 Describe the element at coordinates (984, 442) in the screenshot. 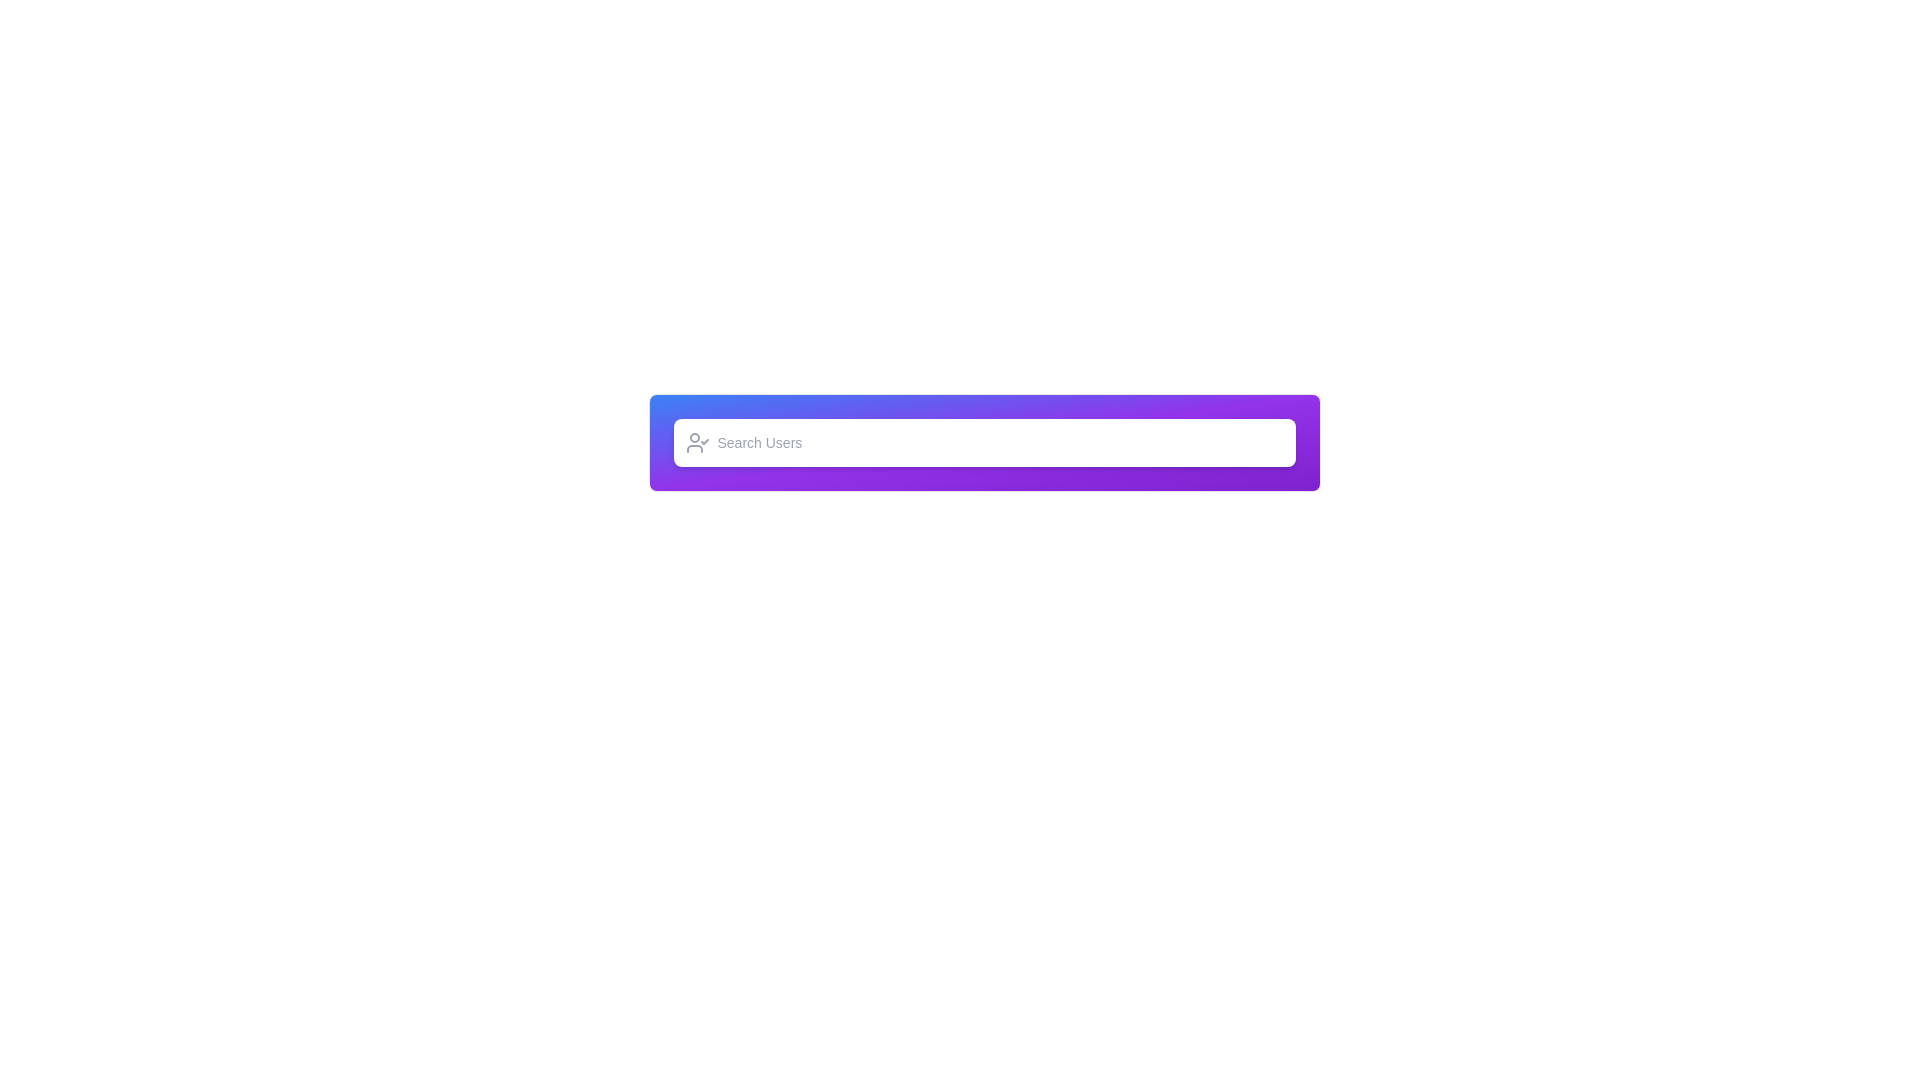

I see `the center of the Search bar with a gradient background to focus the input area` at that location.